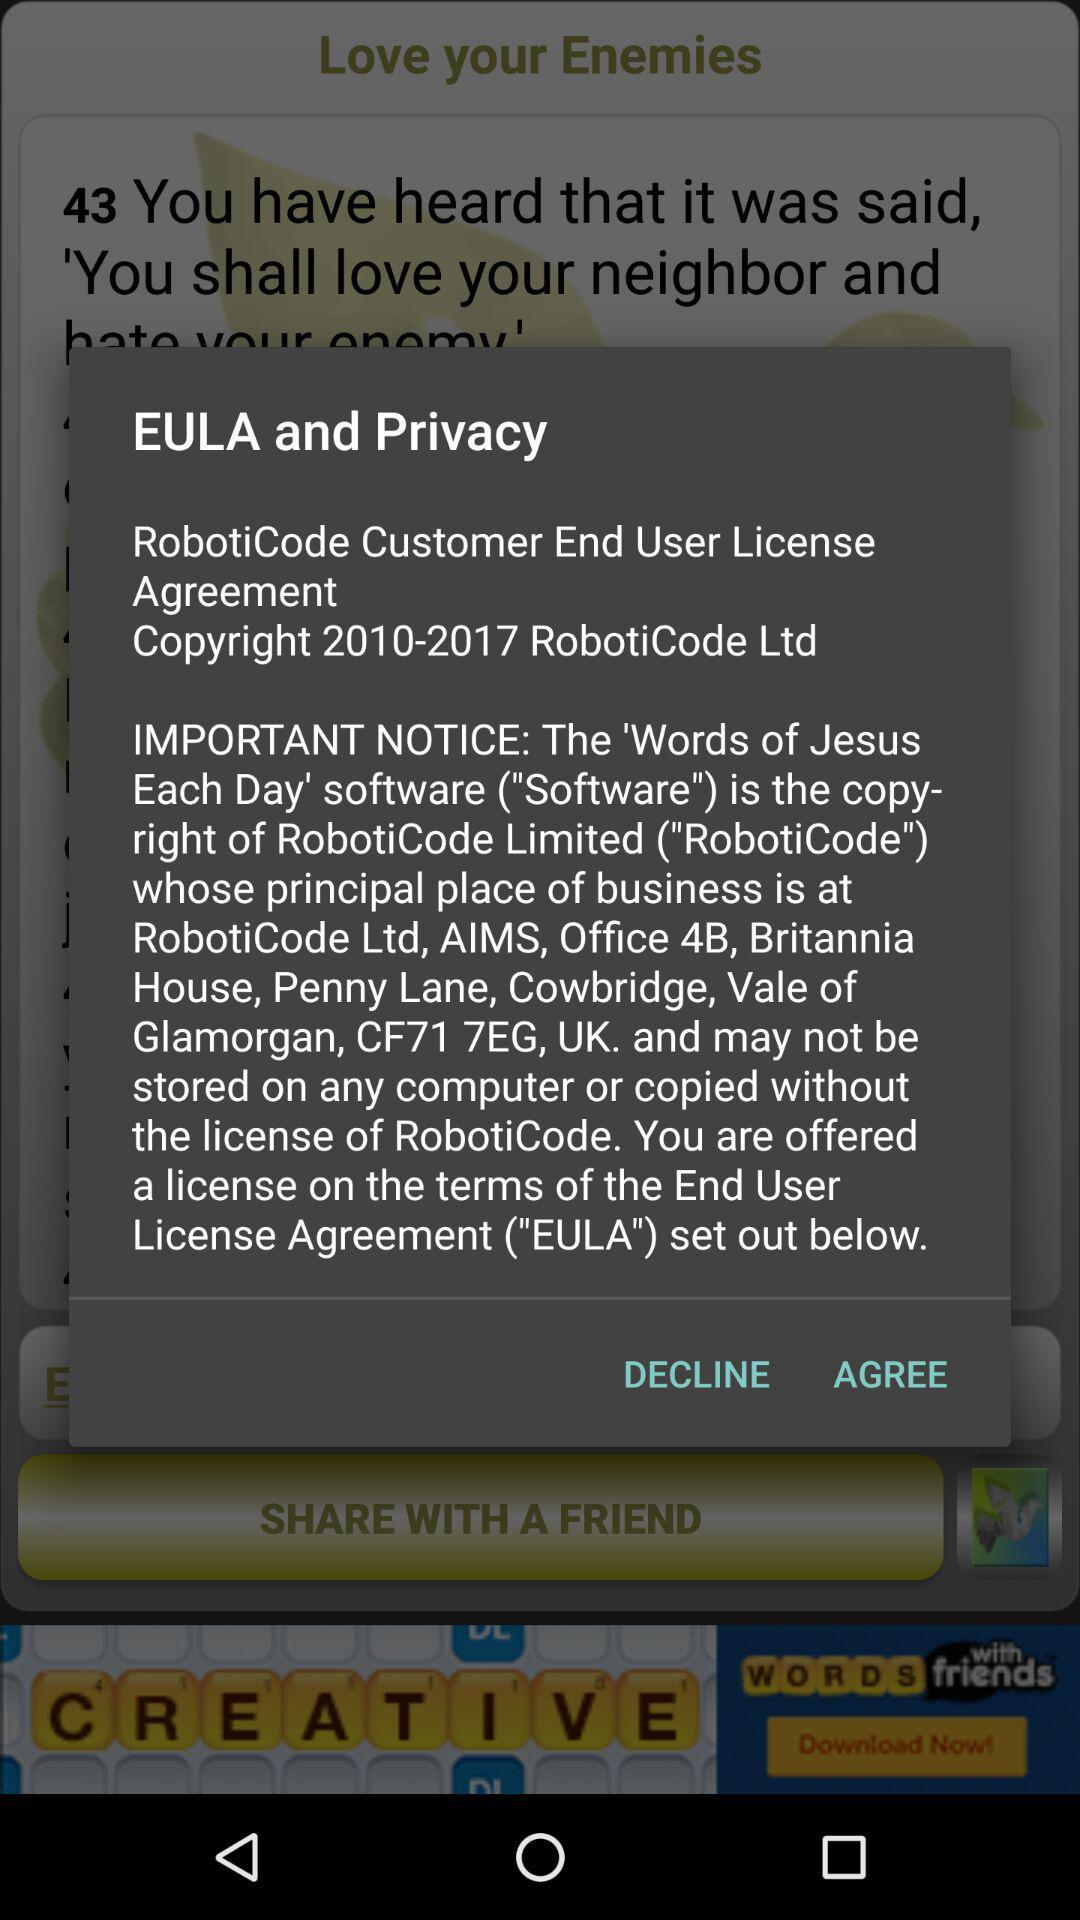  I want to click on icon below roboticode customer end icon, so click(889, 1372).